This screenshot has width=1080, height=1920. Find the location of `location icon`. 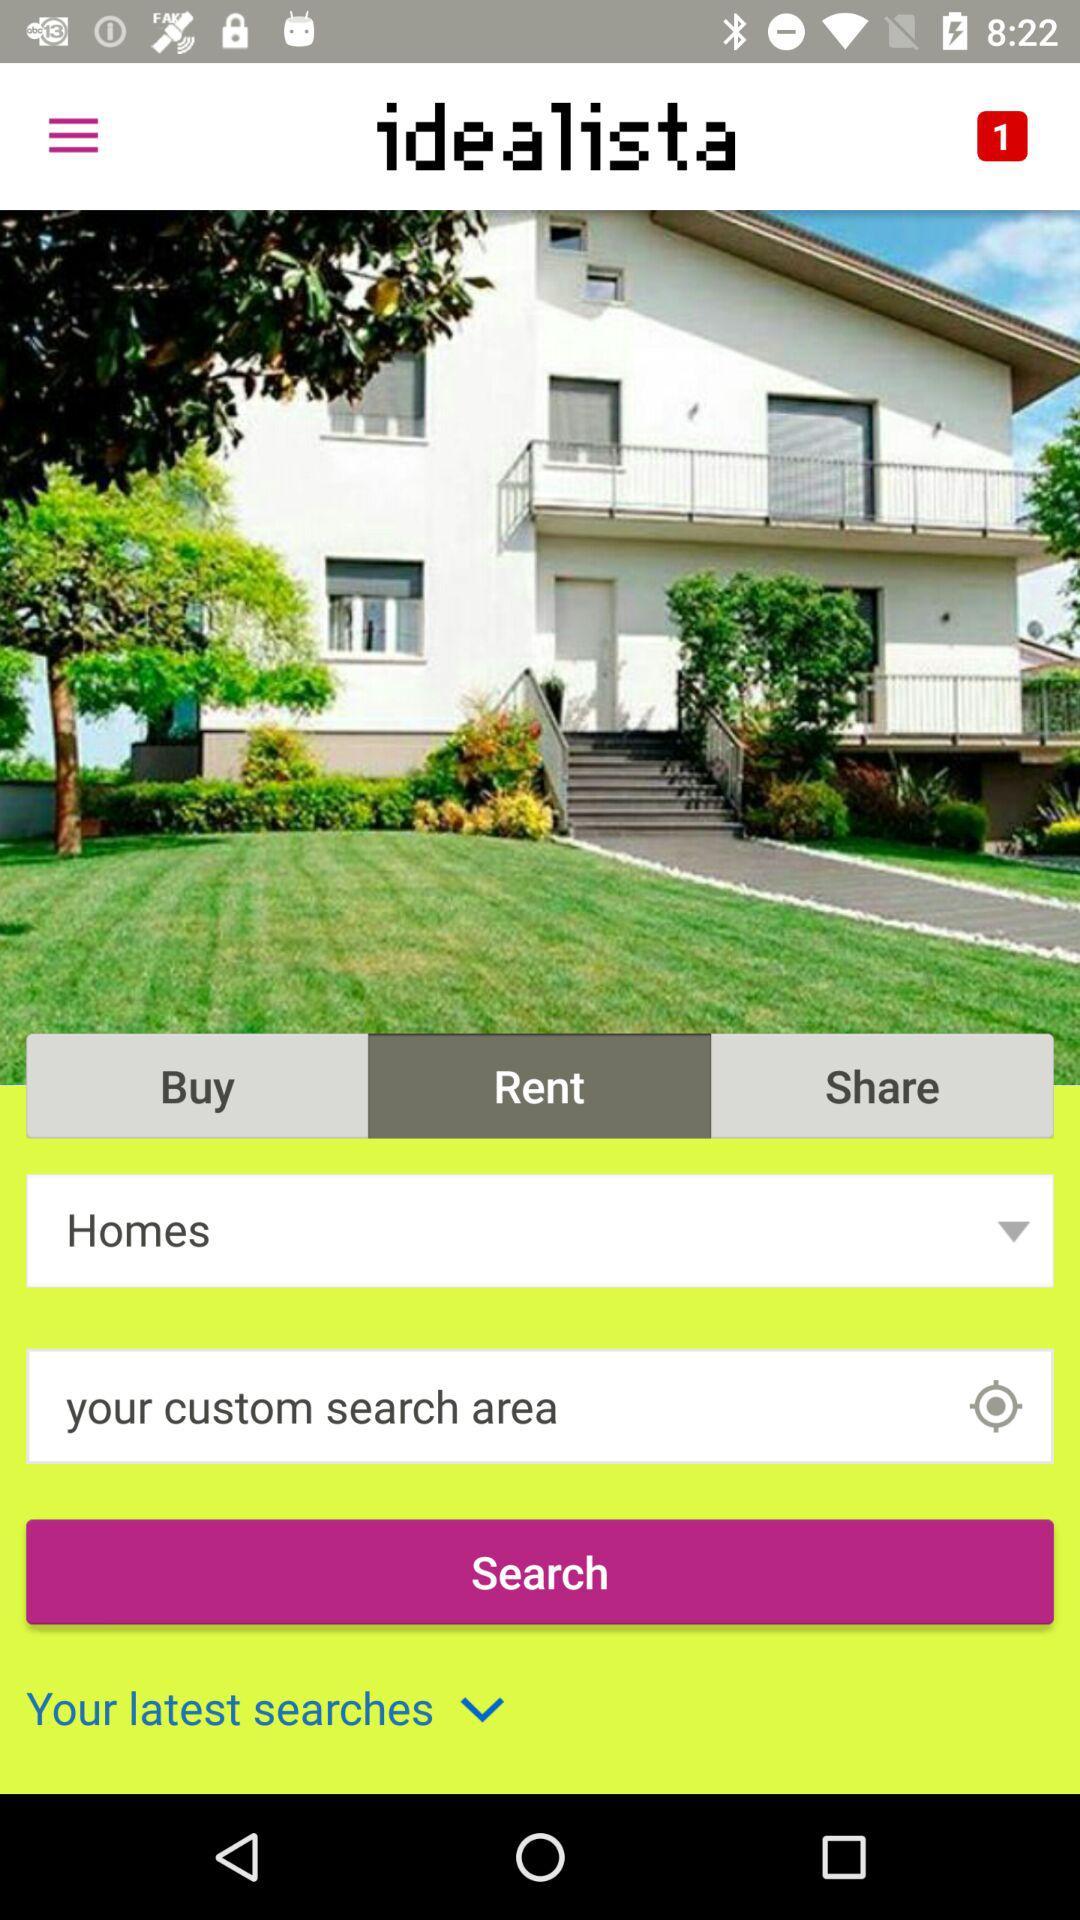

location icon is located at coordinates (995, 1405).